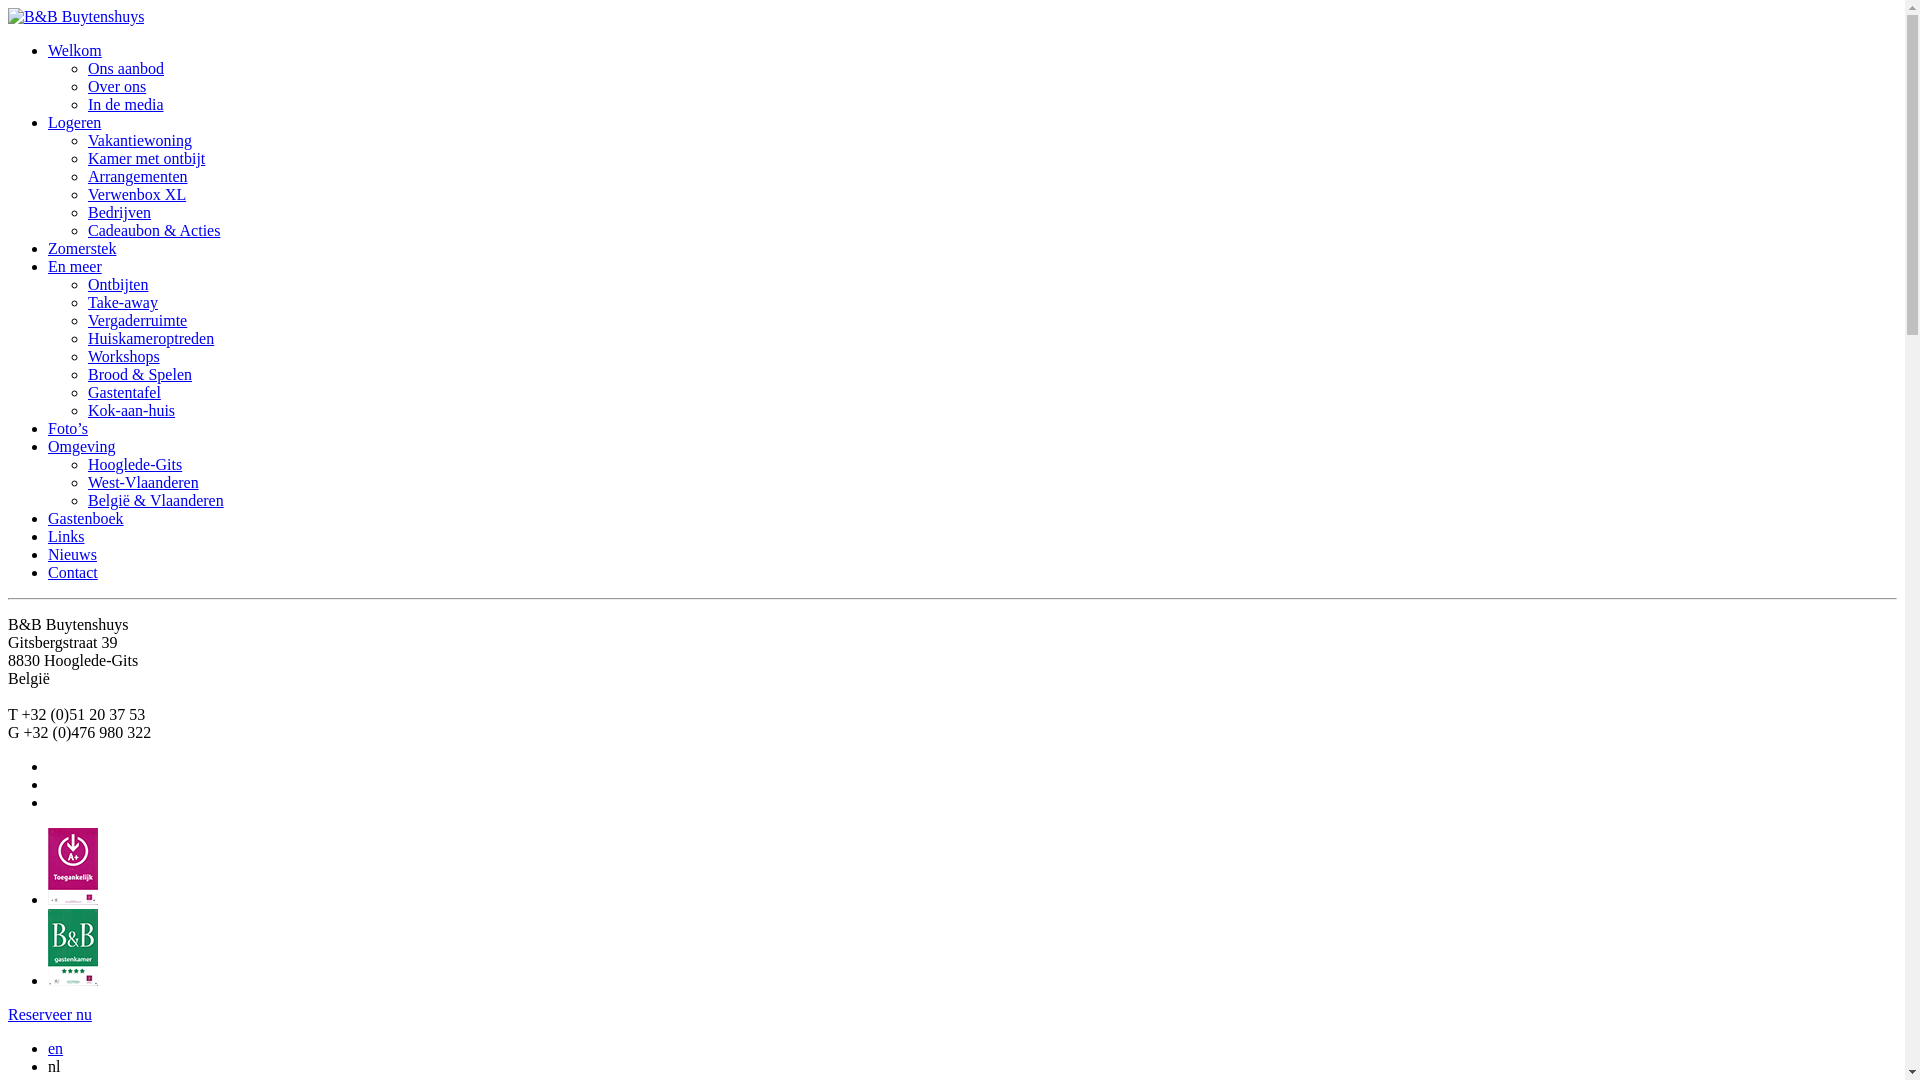  Describe the element at coordinates (80, 445) in the screenshot. I see `'Omgeving'` at that location.